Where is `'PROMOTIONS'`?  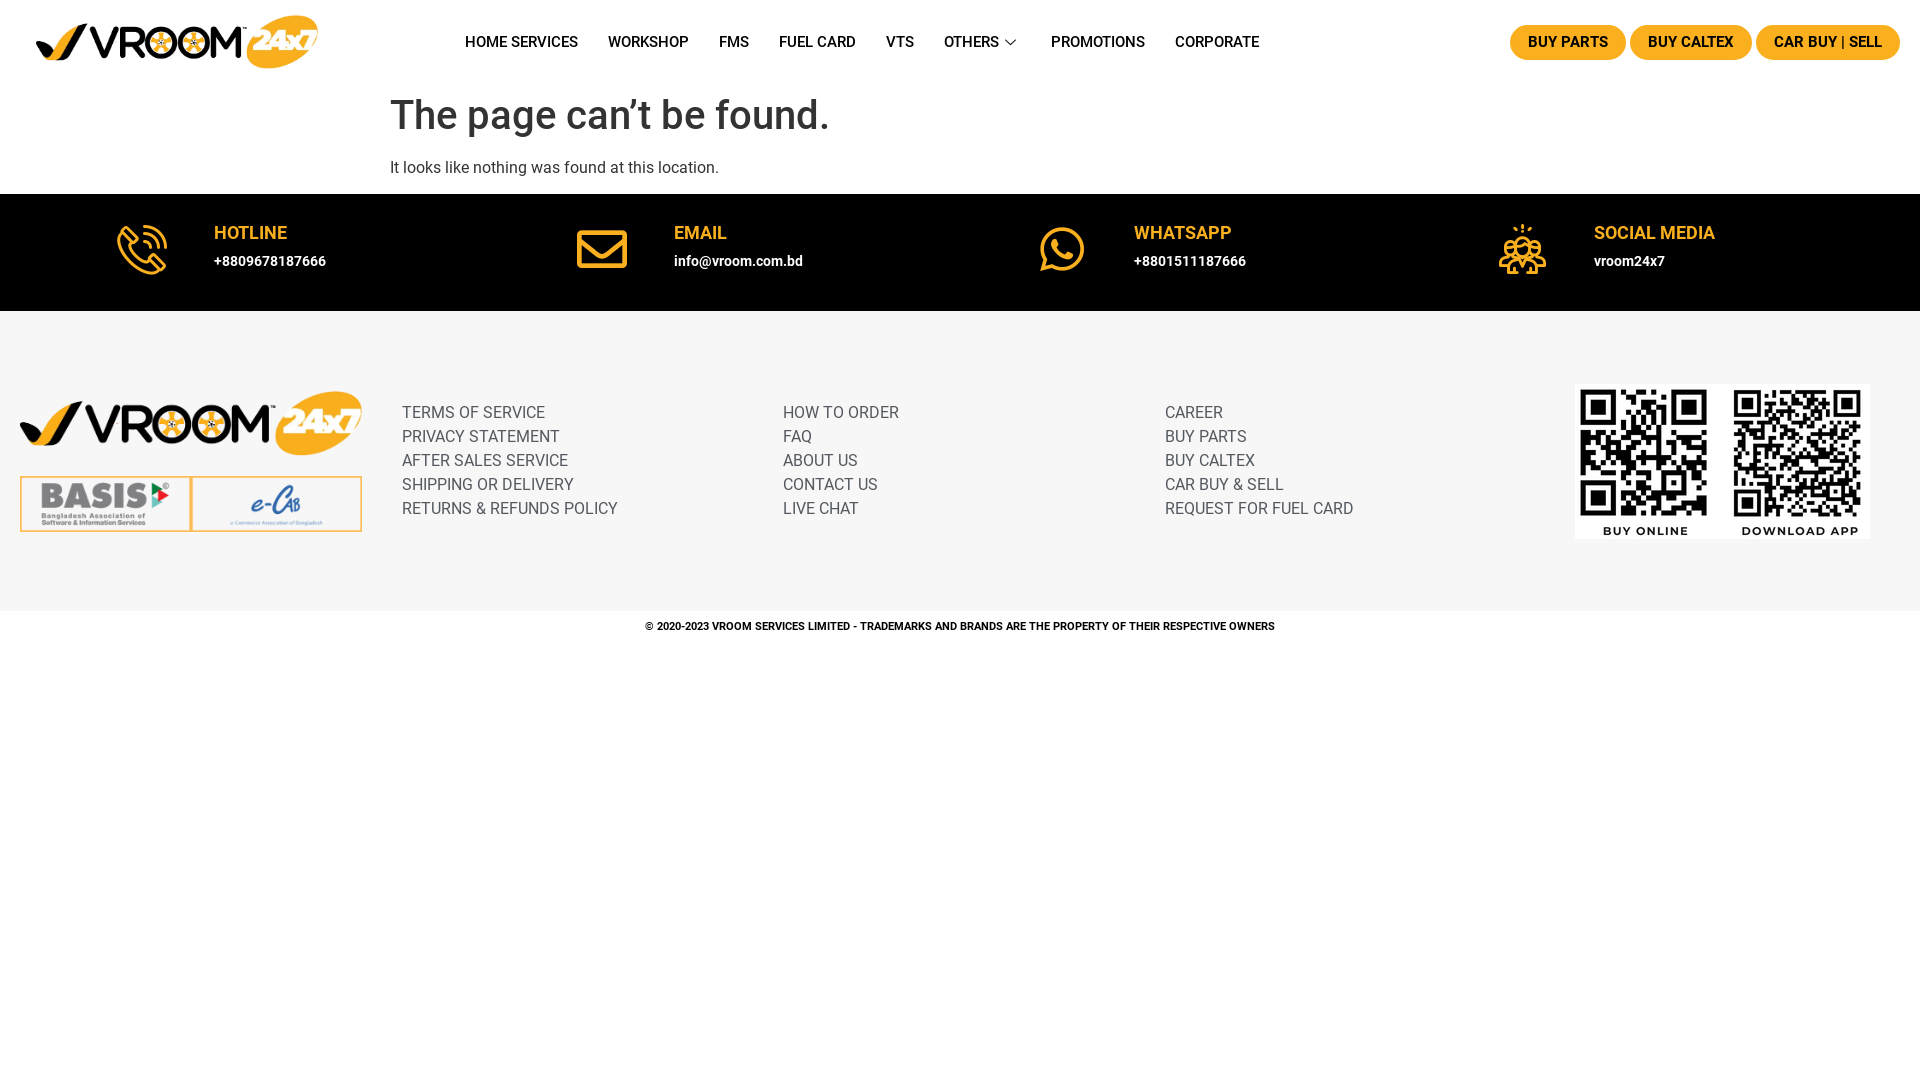 'PROMOTIONS' is located at coordinates (1097, 42).